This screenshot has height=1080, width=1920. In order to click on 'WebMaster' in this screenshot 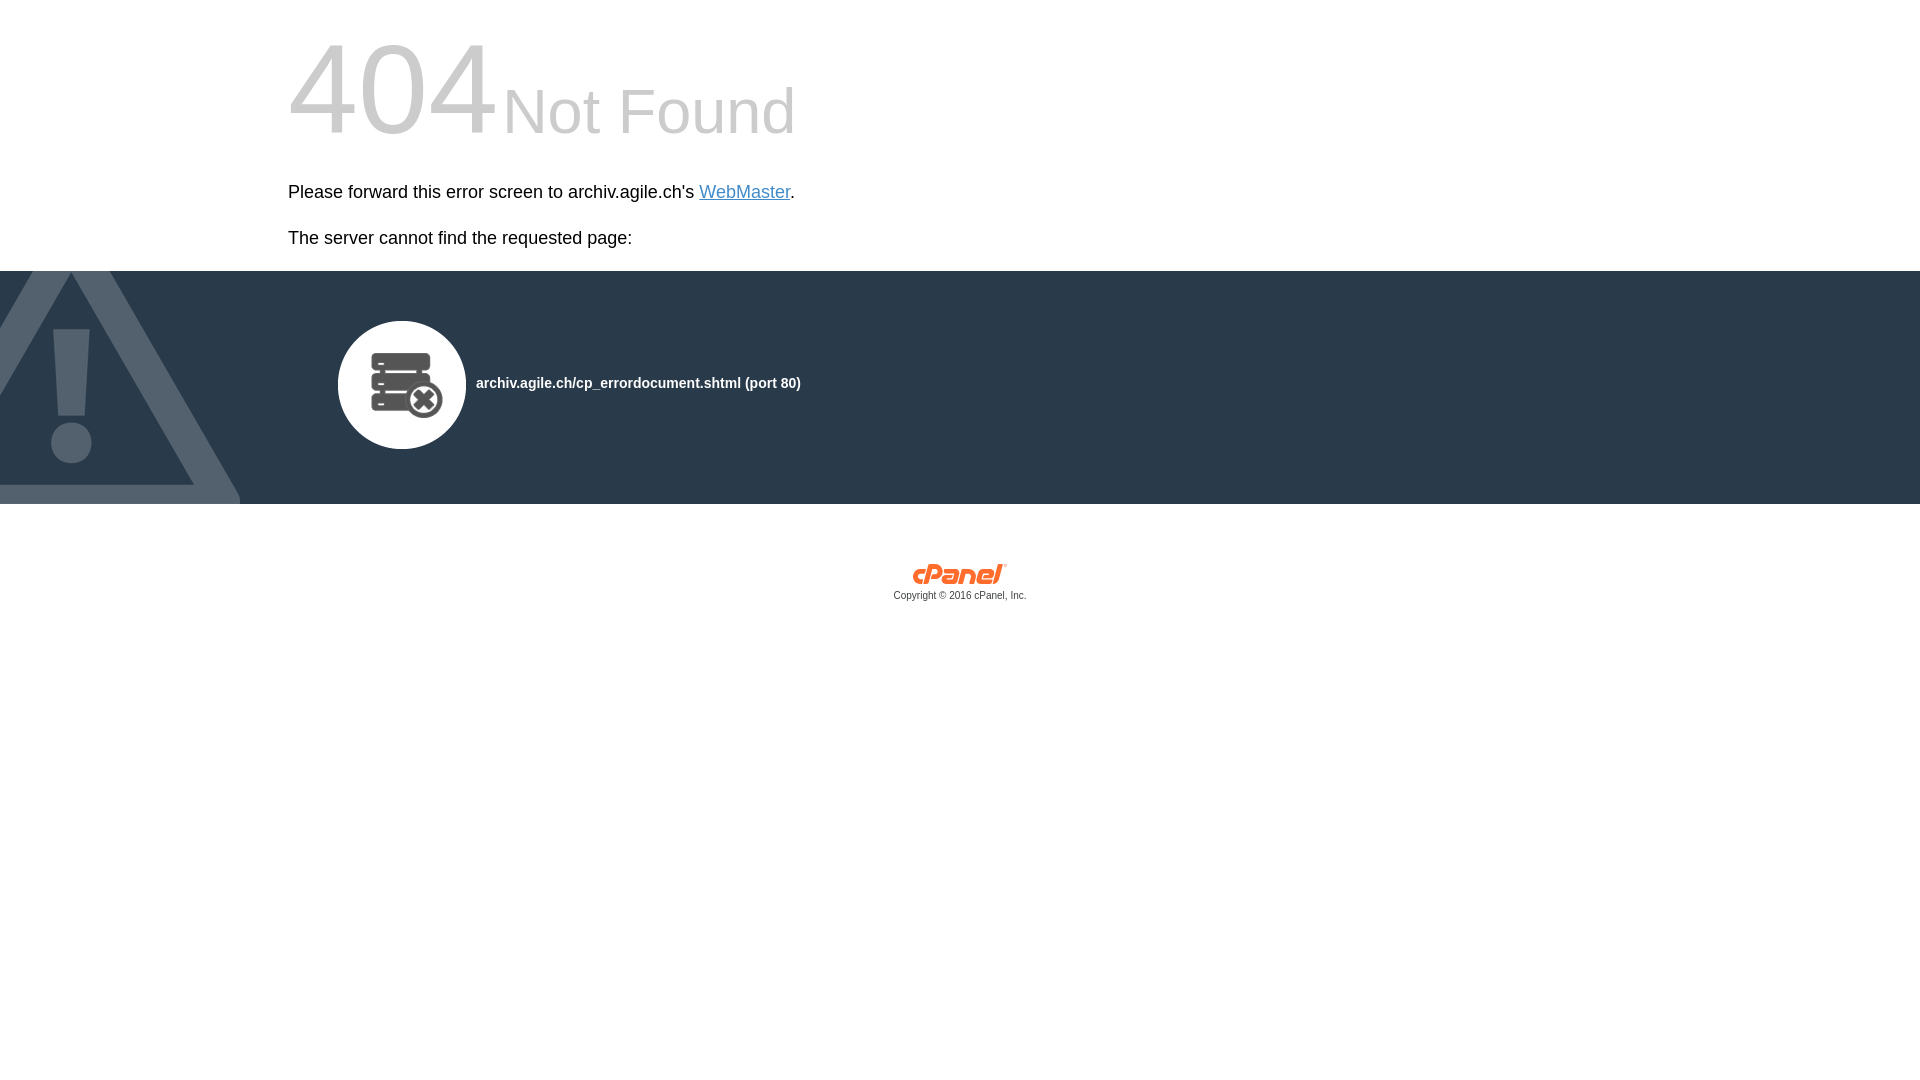, I will do `click(743, 192)`.